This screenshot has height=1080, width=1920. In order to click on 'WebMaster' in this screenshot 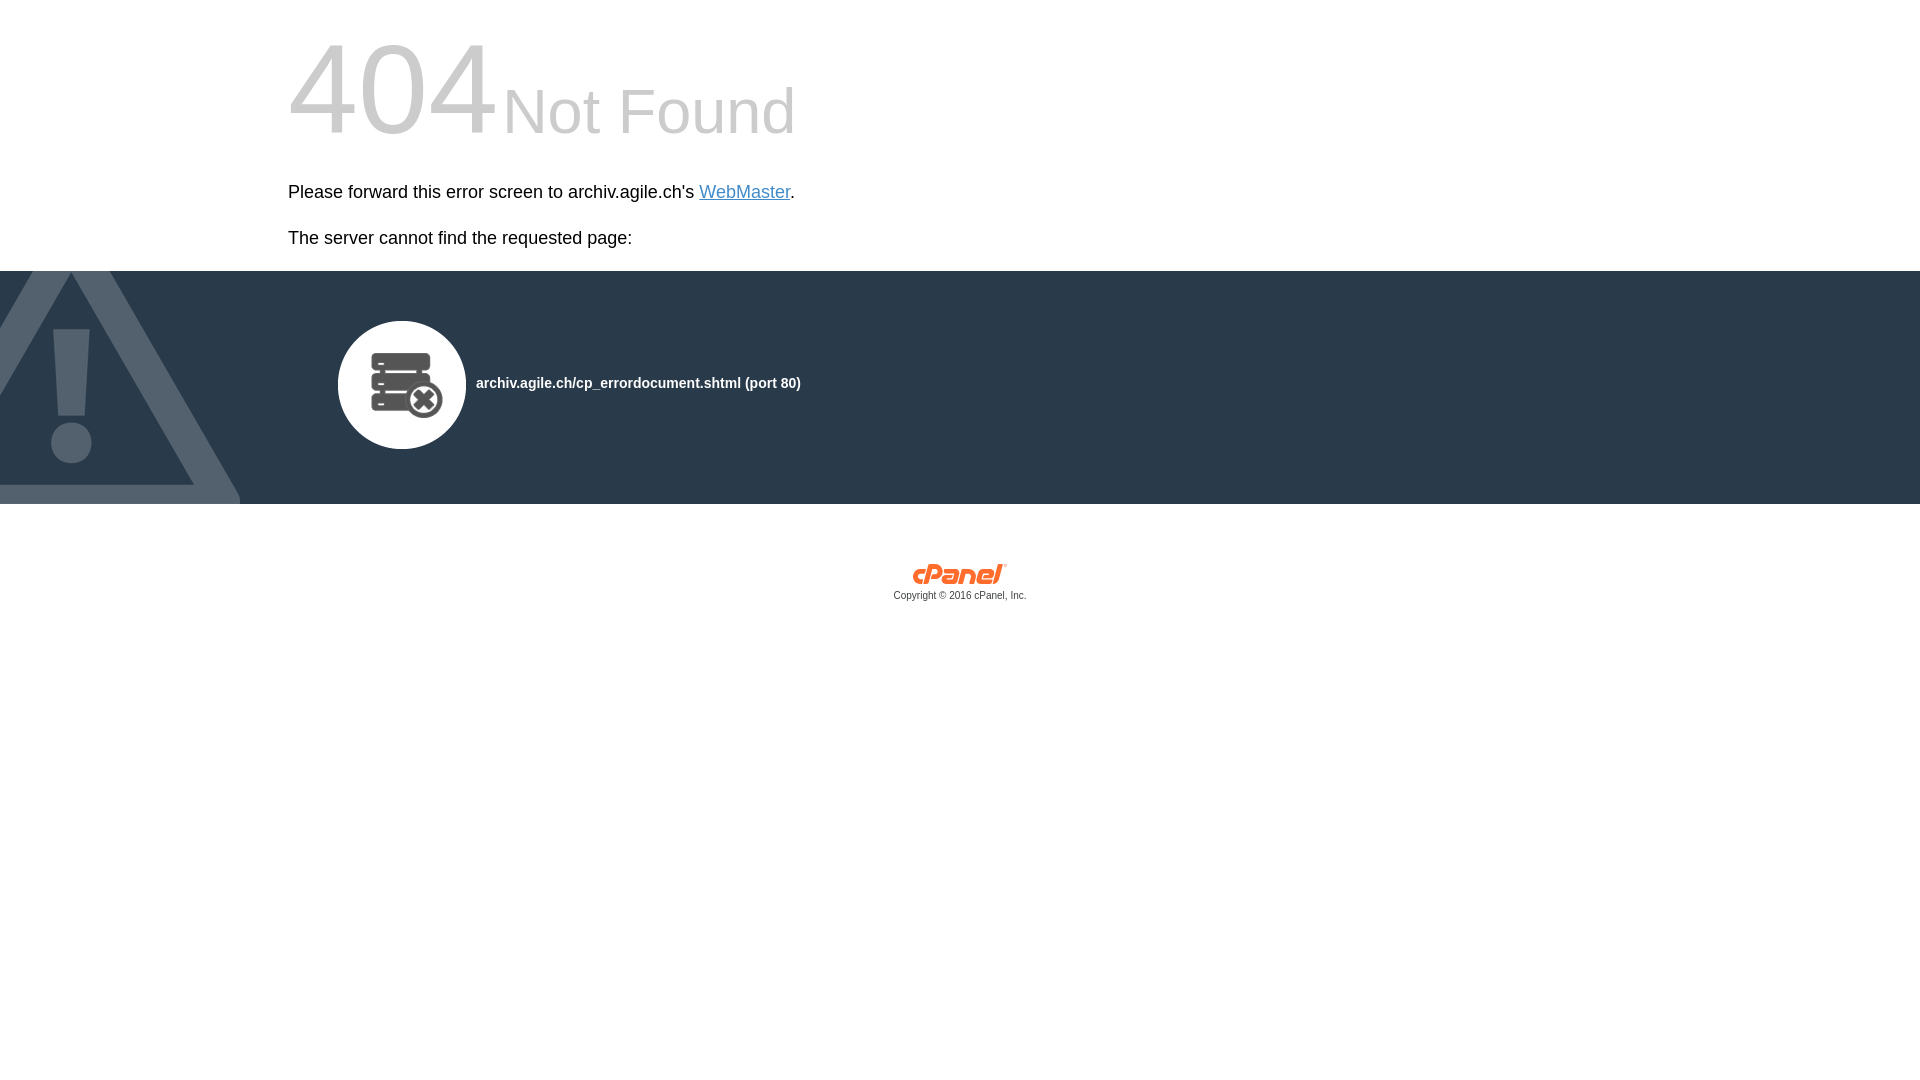, I will do `click(743, 192)`.